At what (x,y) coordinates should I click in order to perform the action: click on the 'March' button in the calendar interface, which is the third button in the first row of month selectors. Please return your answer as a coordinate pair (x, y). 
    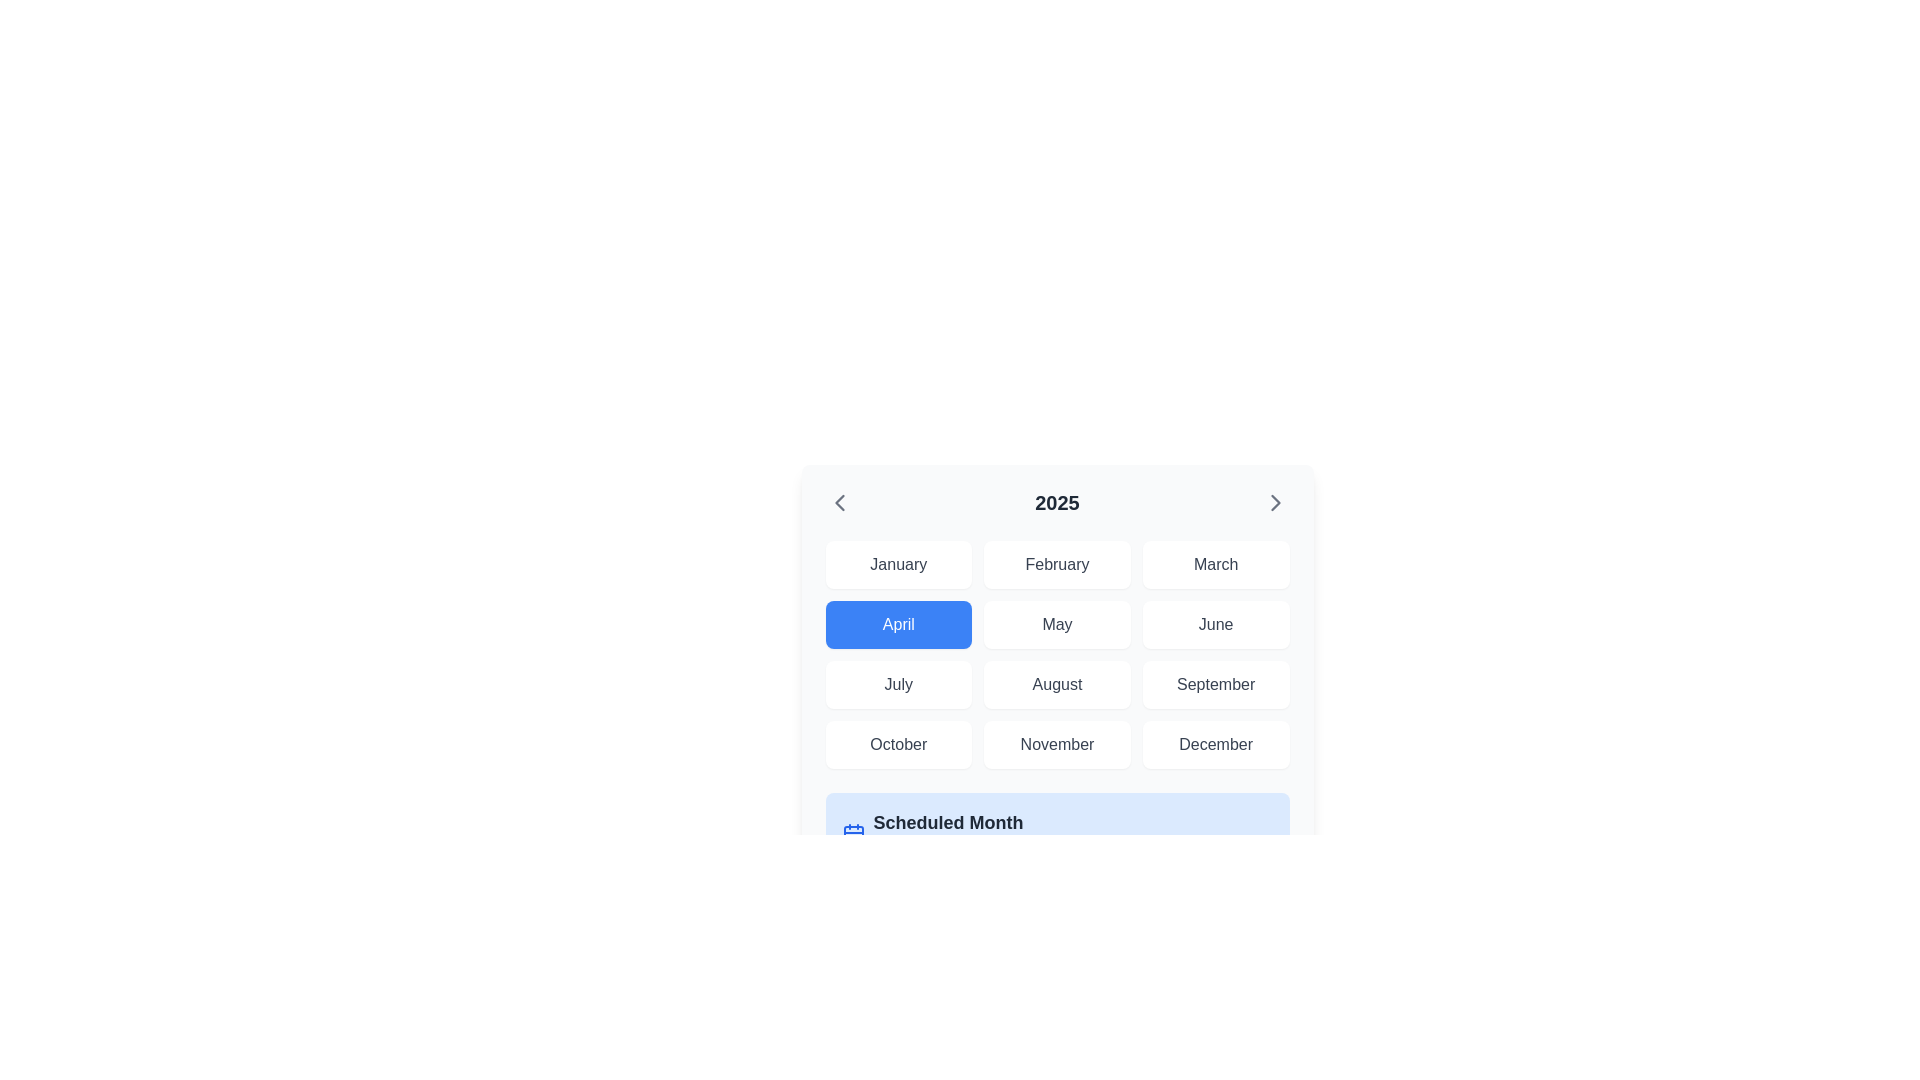
    Looking at the image, I should click on (1215, 564).